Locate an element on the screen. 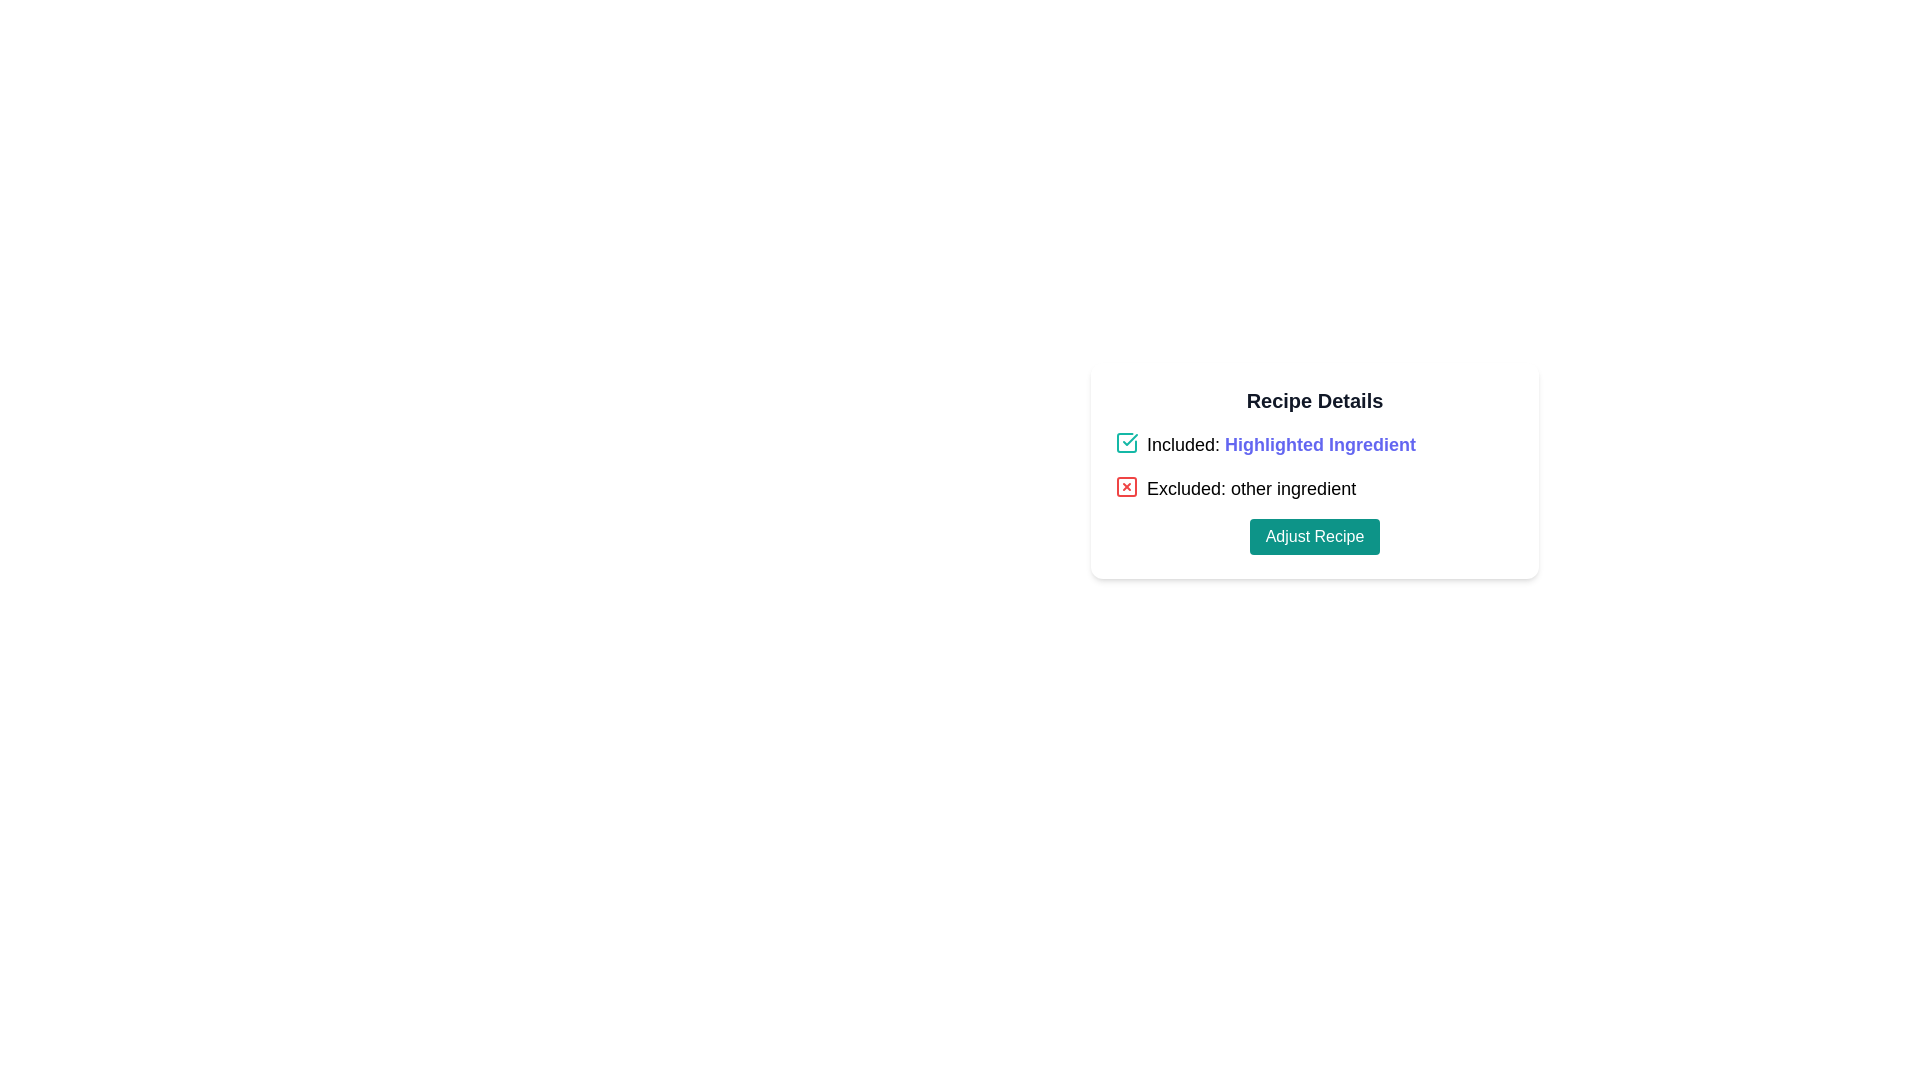  the first text label that indicates included ingredients in the recipe, located directly under the 'Recipe Details' header and to the right of a teal checkmark icon is located at coordinates (1281, 443).